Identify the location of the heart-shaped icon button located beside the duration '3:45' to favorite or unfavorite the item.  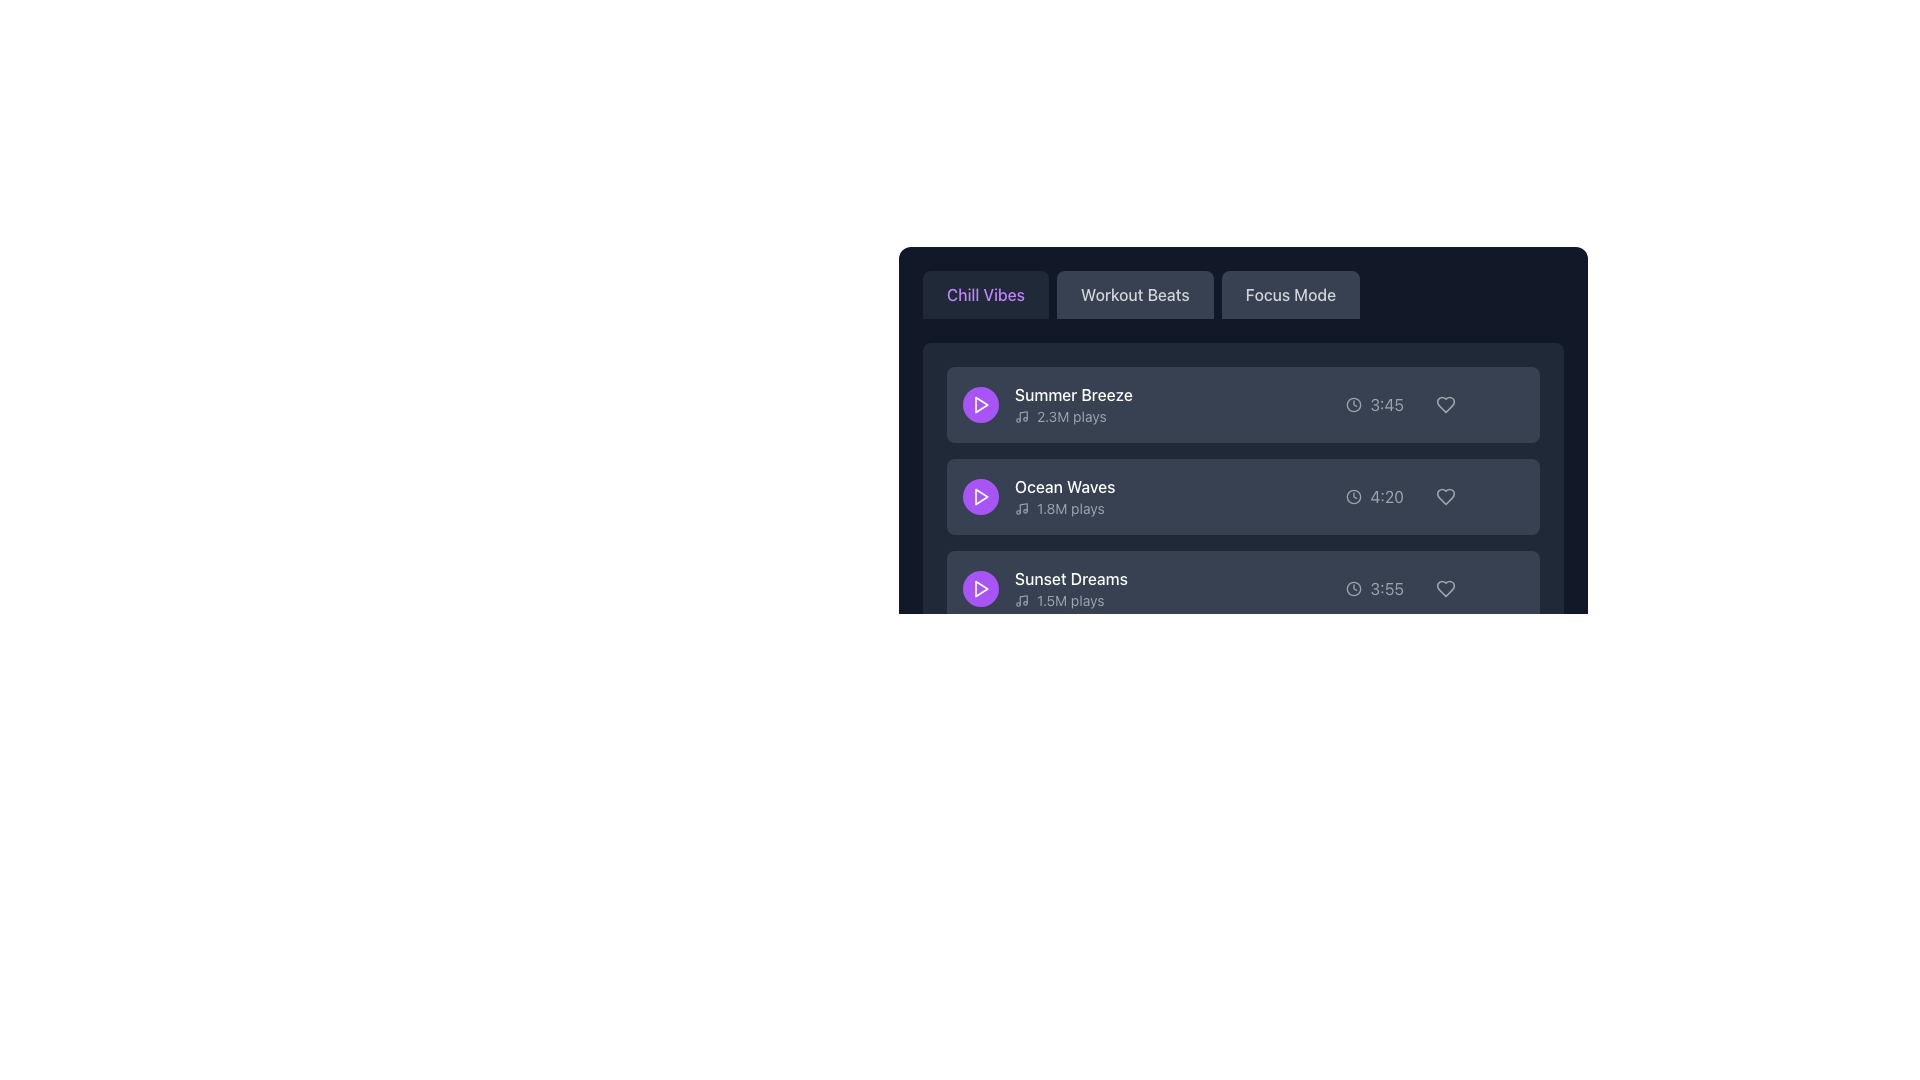
(1445, 405).